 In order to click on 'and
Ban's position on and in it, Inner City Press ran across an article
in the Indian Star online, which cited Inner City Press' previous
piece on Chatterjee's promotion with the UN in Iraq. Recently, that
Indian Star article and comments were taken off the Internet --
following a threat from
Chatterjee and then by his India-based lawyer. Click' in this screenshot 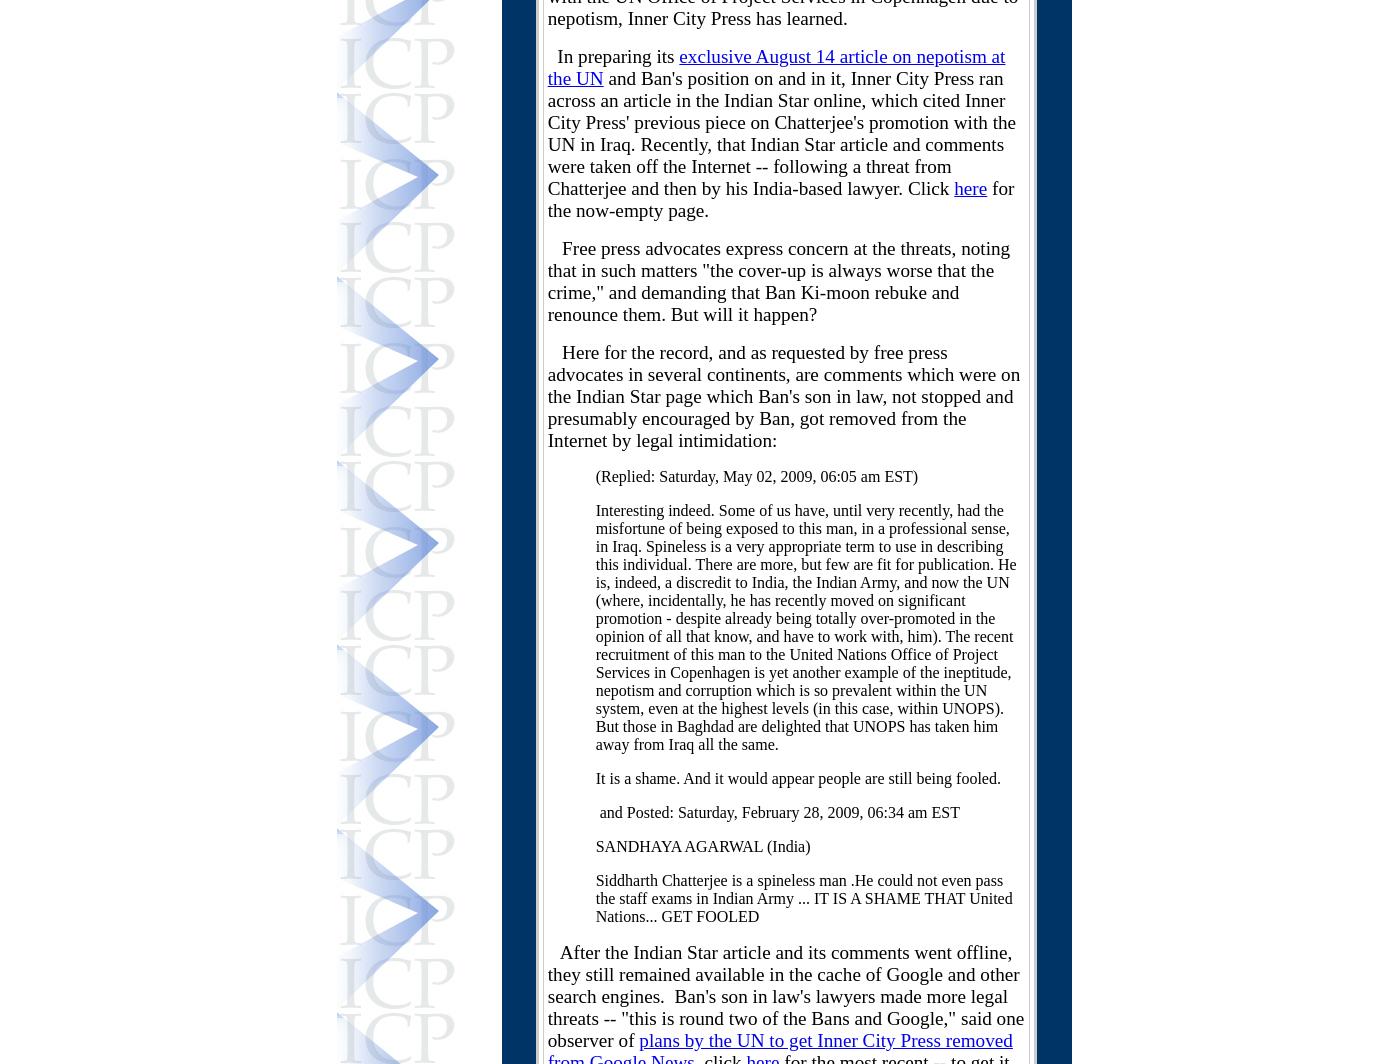, I will do `click(781, 133)`.